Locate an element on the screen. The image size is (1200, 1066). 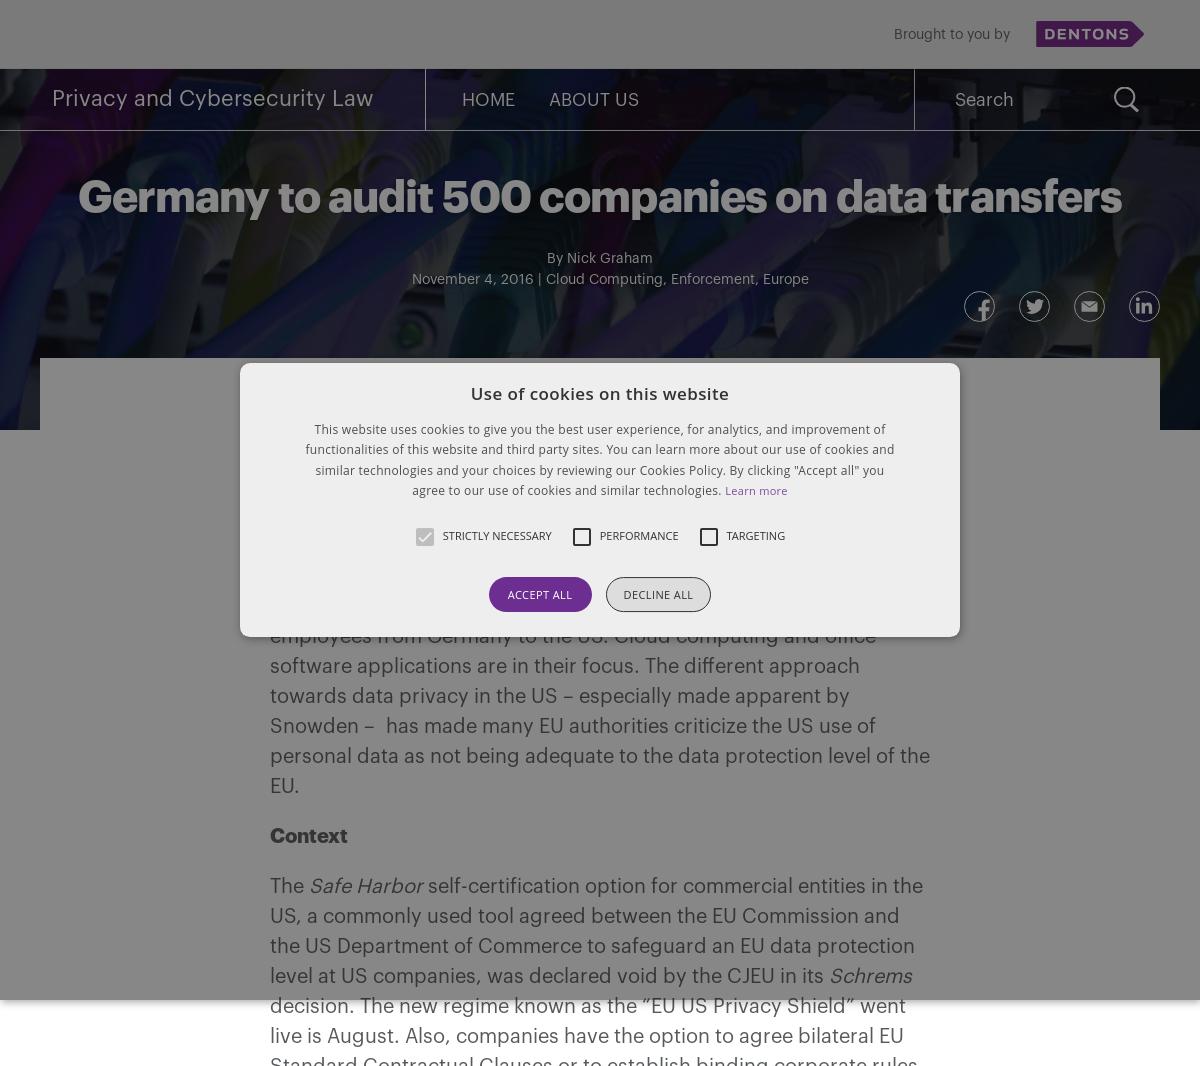
'Accept all' is located at coordinates (538, 592).